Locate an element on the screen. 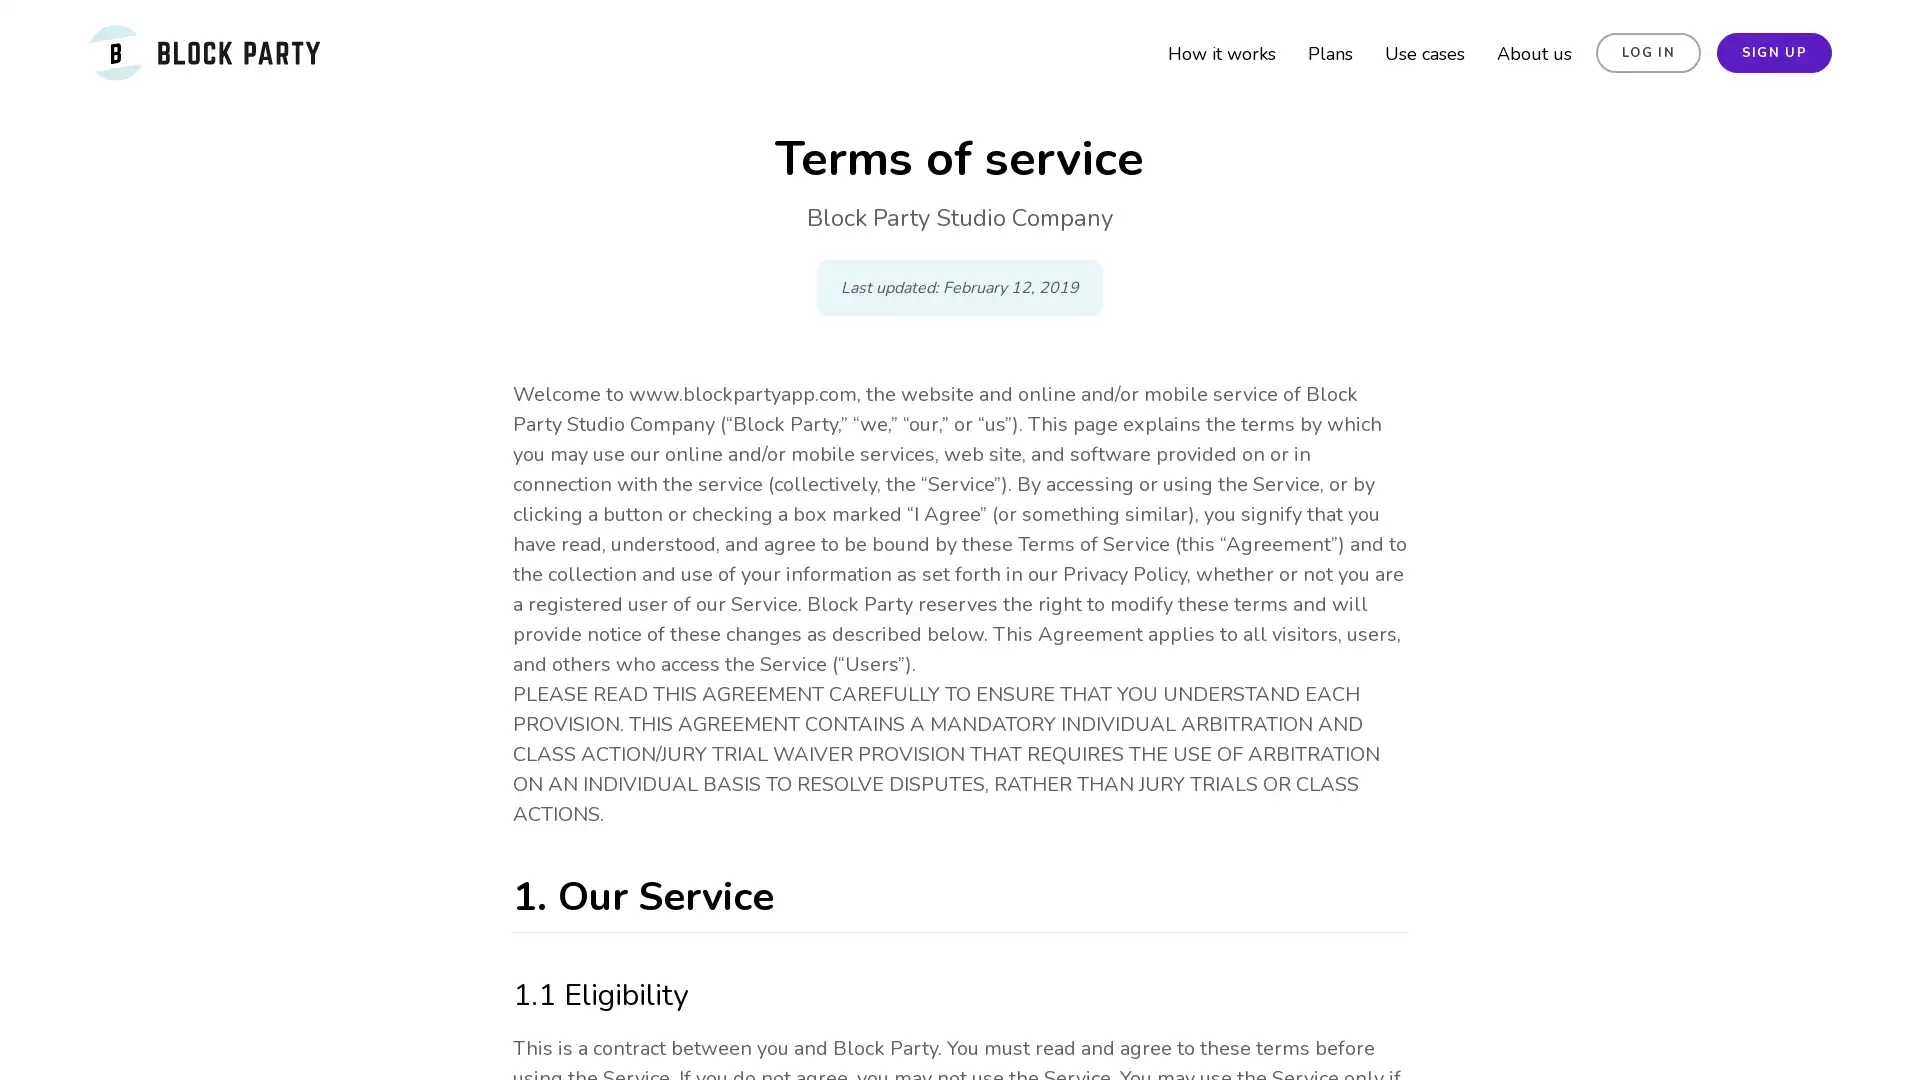  LOG IN is located at coordinates (1647, 52).